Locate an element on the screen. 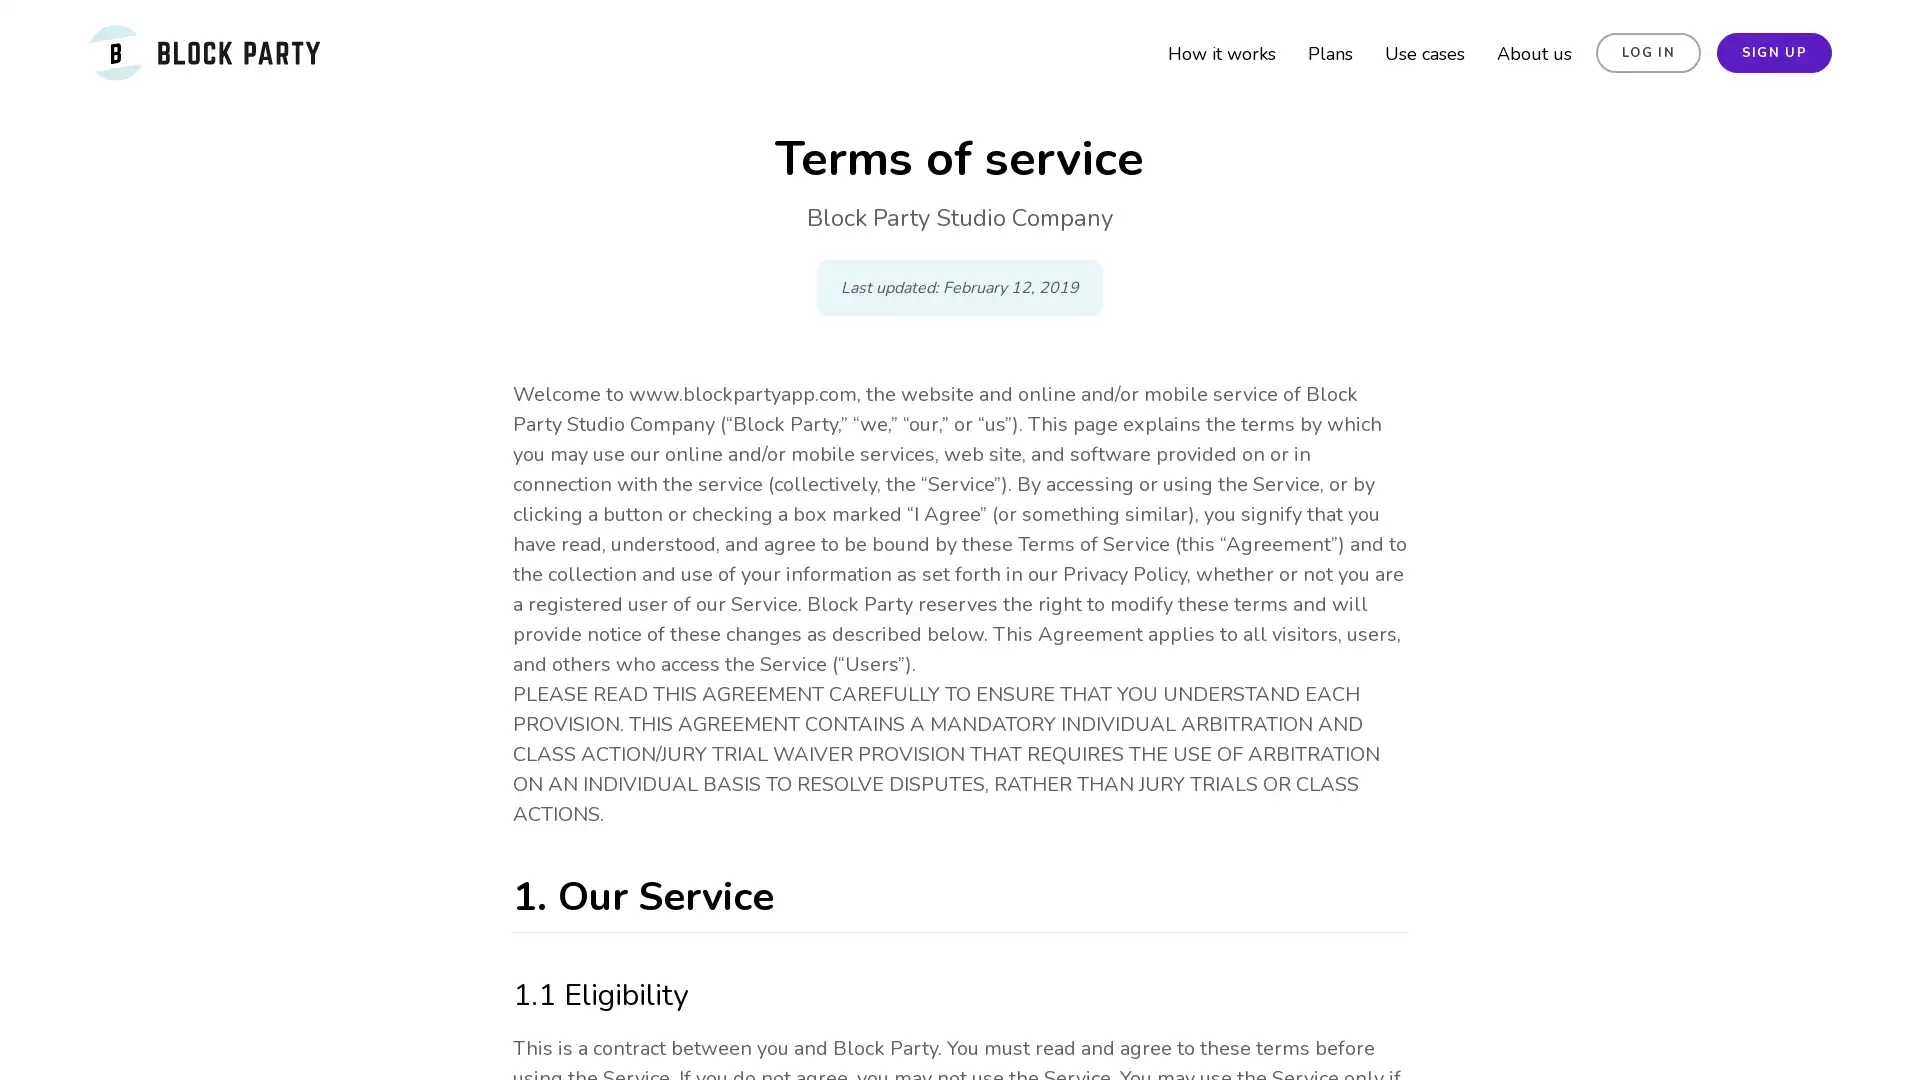  LOG IN is located at coordinates (1647, 52).